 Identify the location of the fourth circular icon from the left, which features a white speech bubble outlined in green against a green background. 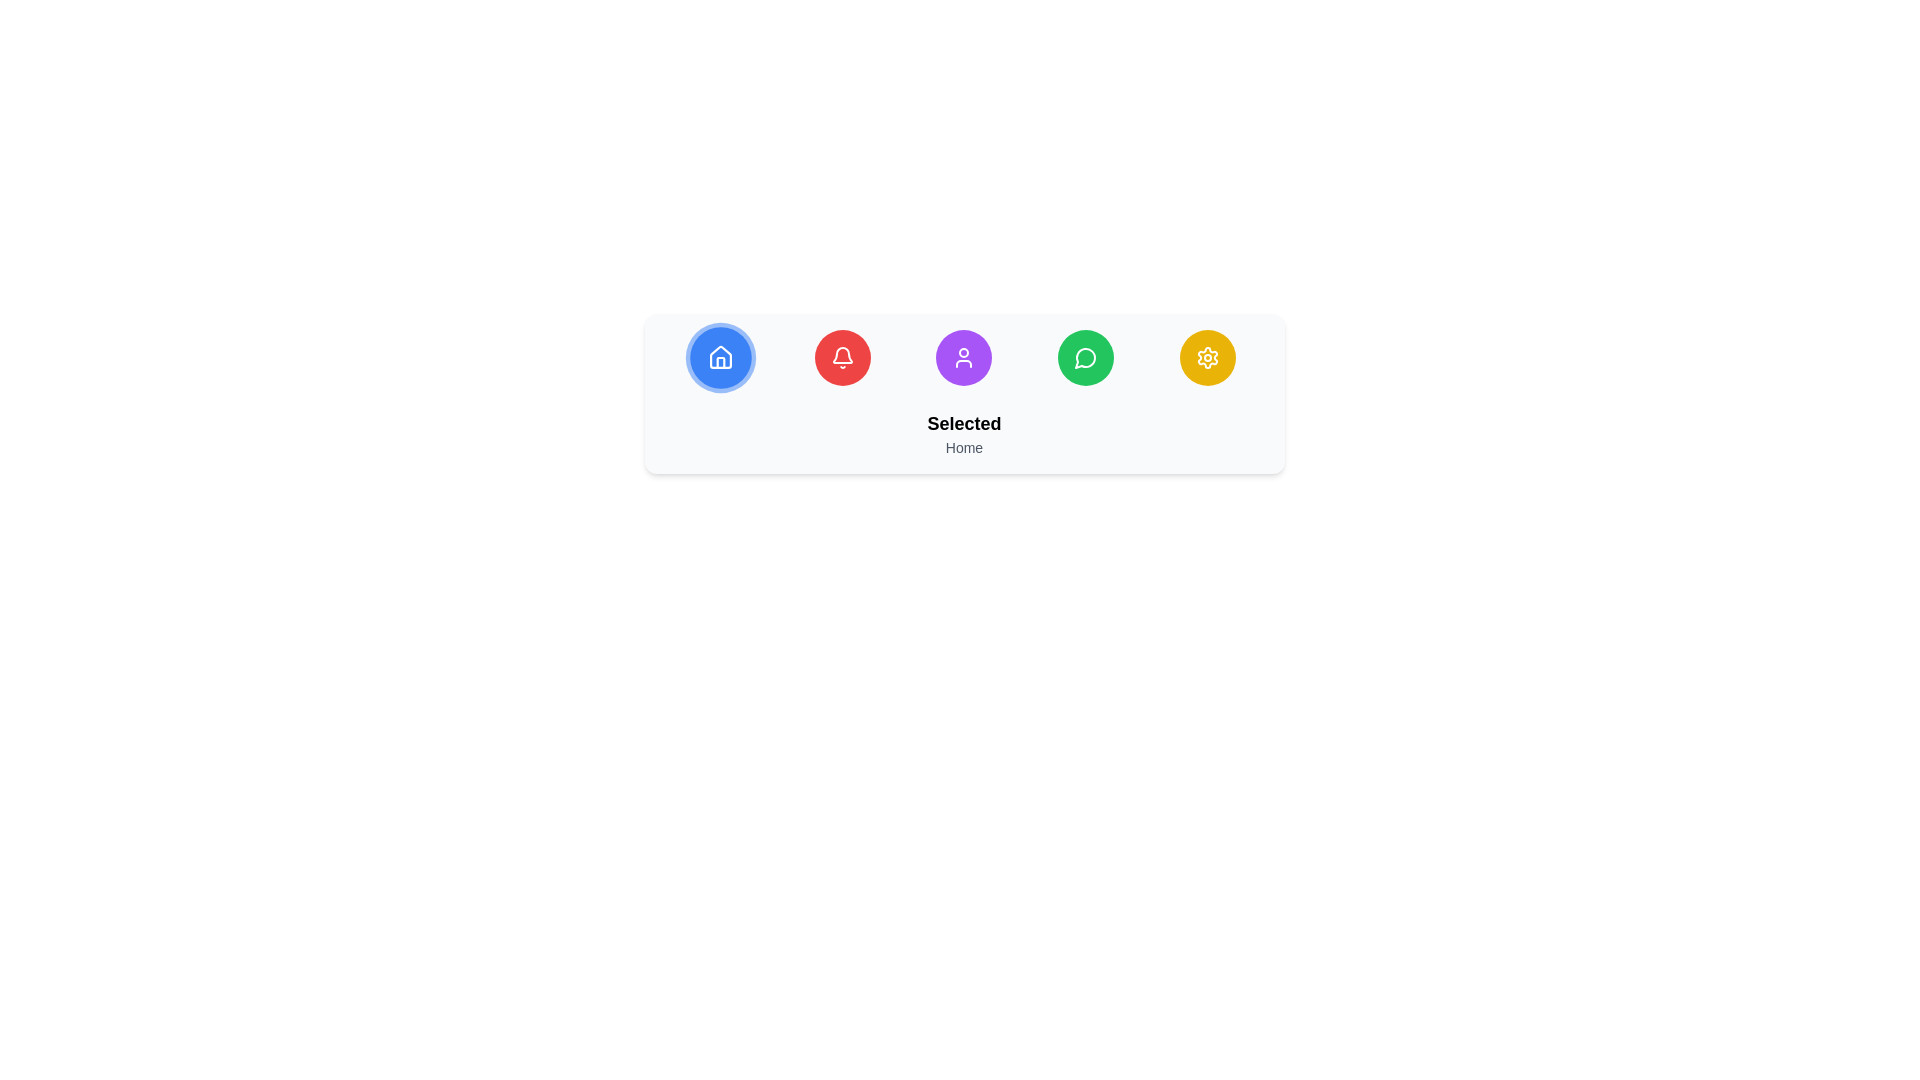
(1085, 357).